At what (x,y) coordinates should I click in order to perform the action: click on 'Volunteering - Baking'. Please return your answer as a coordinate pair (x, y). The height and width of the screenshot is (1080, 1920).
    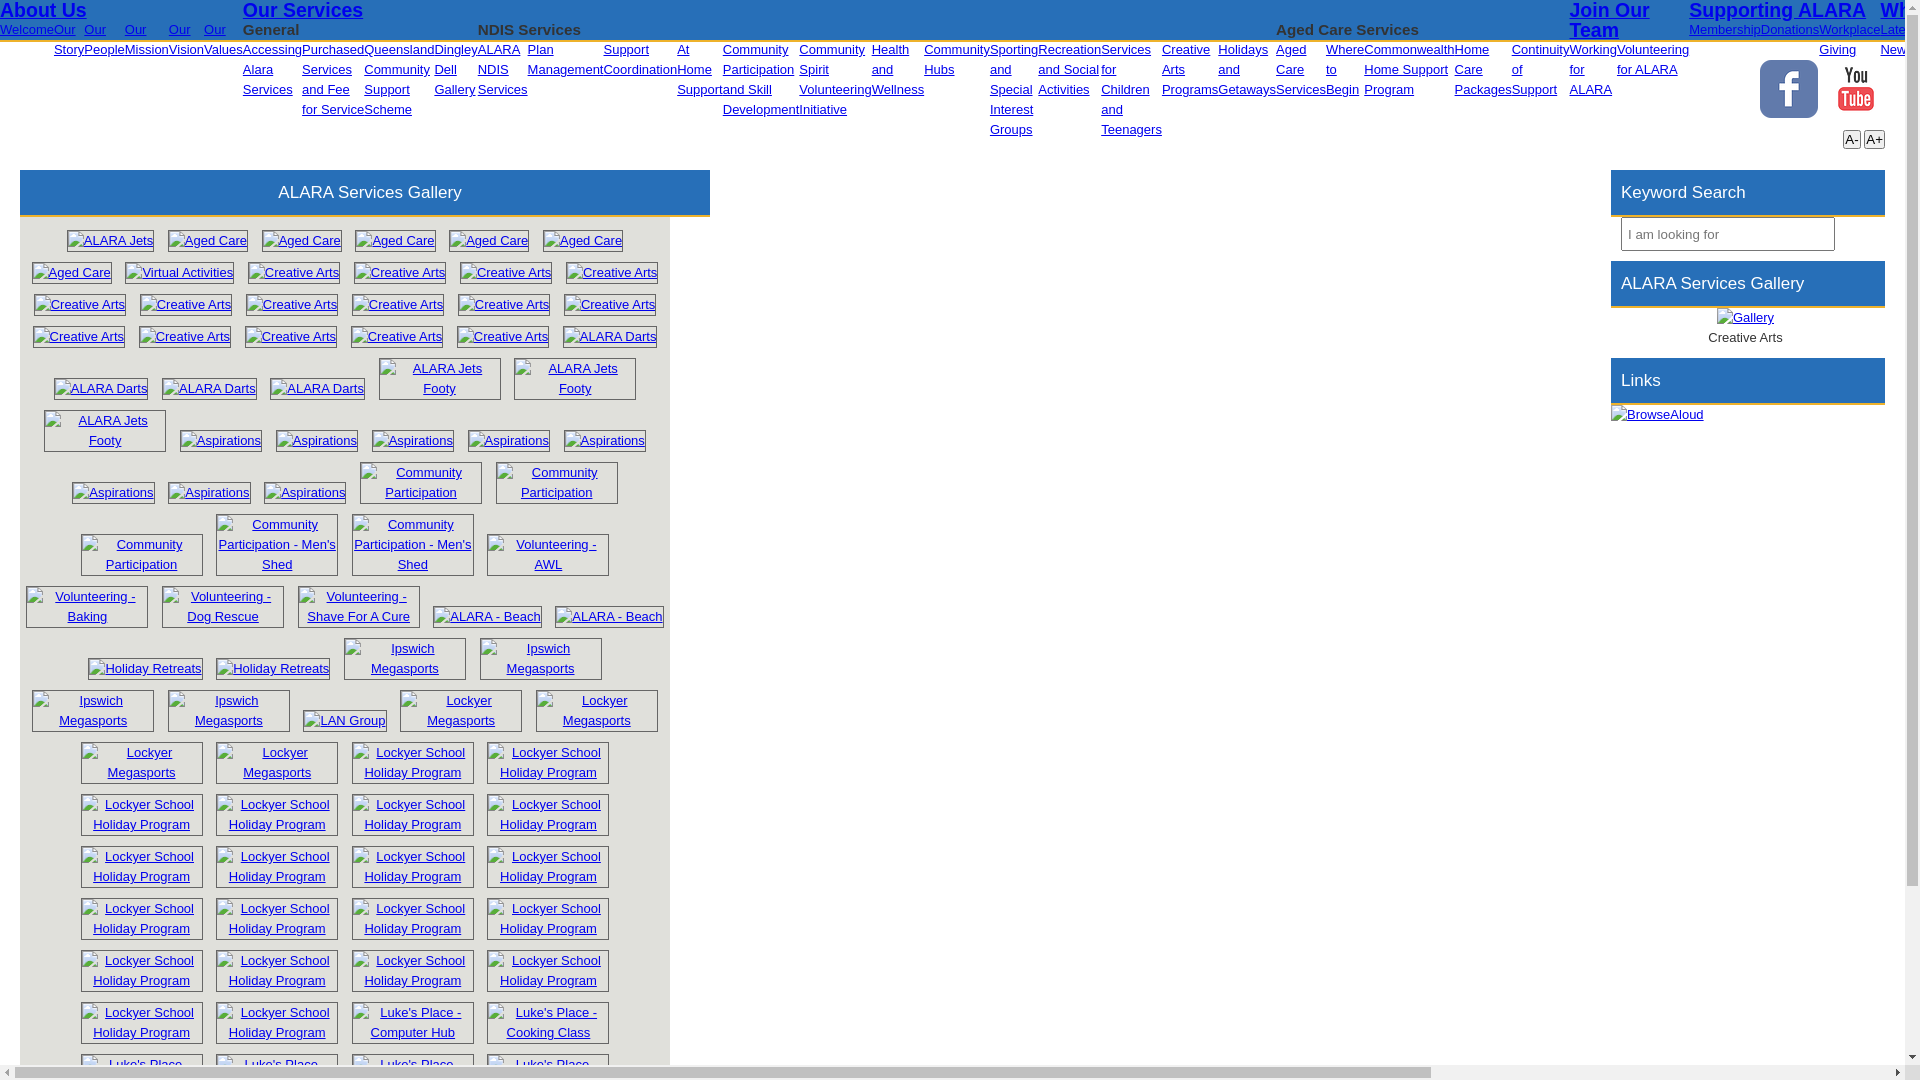
    Looking at the image, I should click on (20, 615).